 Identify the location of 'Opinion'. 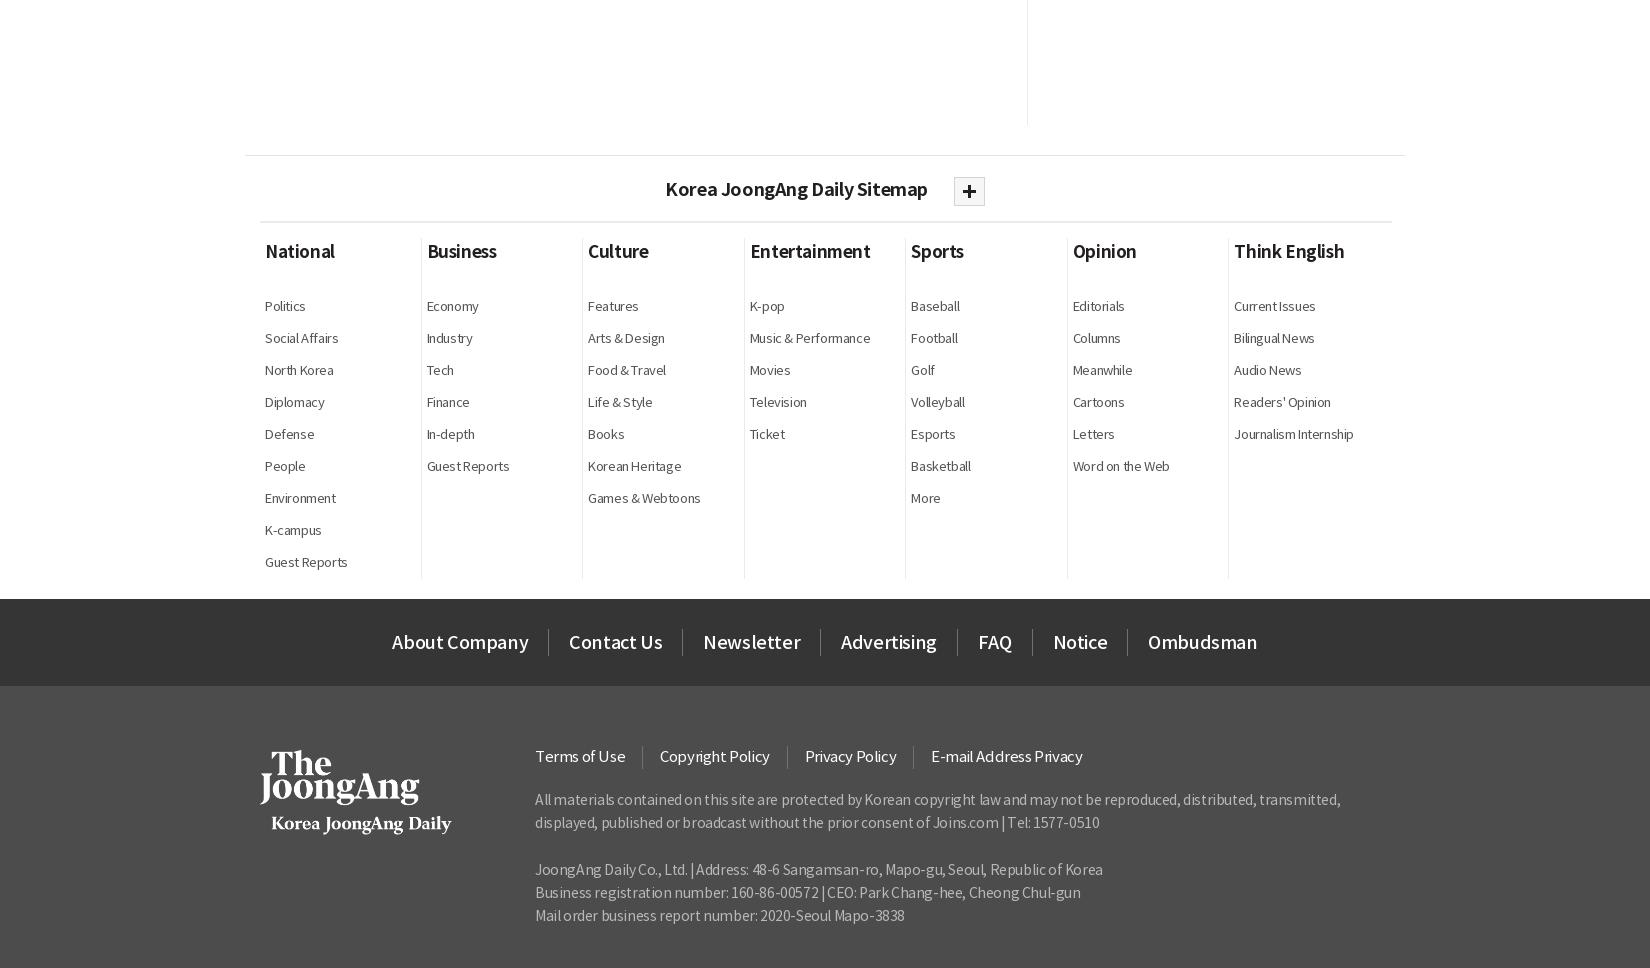
(1104, 251).